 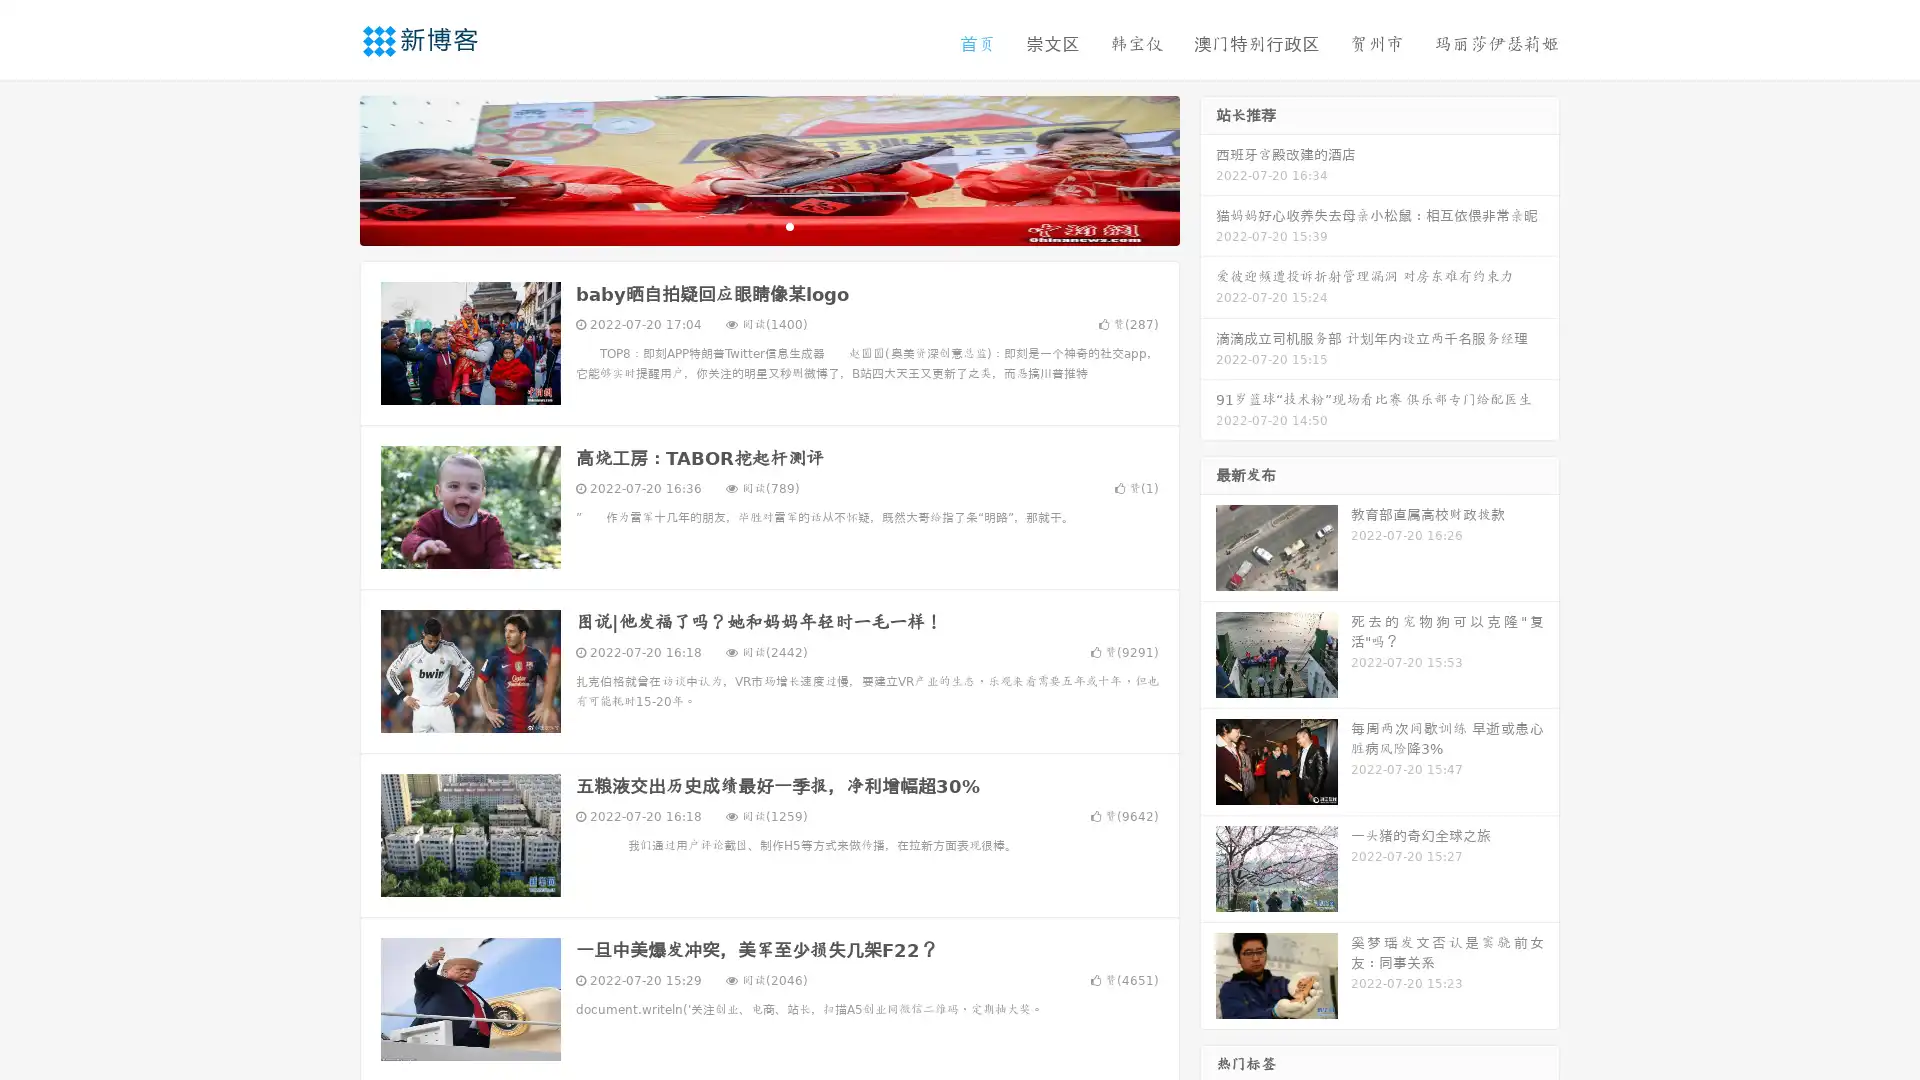 What do you see at coordinates (748, 225) in the screenshot?
I see `Go to slide 1` at bounding box center [748, 225].